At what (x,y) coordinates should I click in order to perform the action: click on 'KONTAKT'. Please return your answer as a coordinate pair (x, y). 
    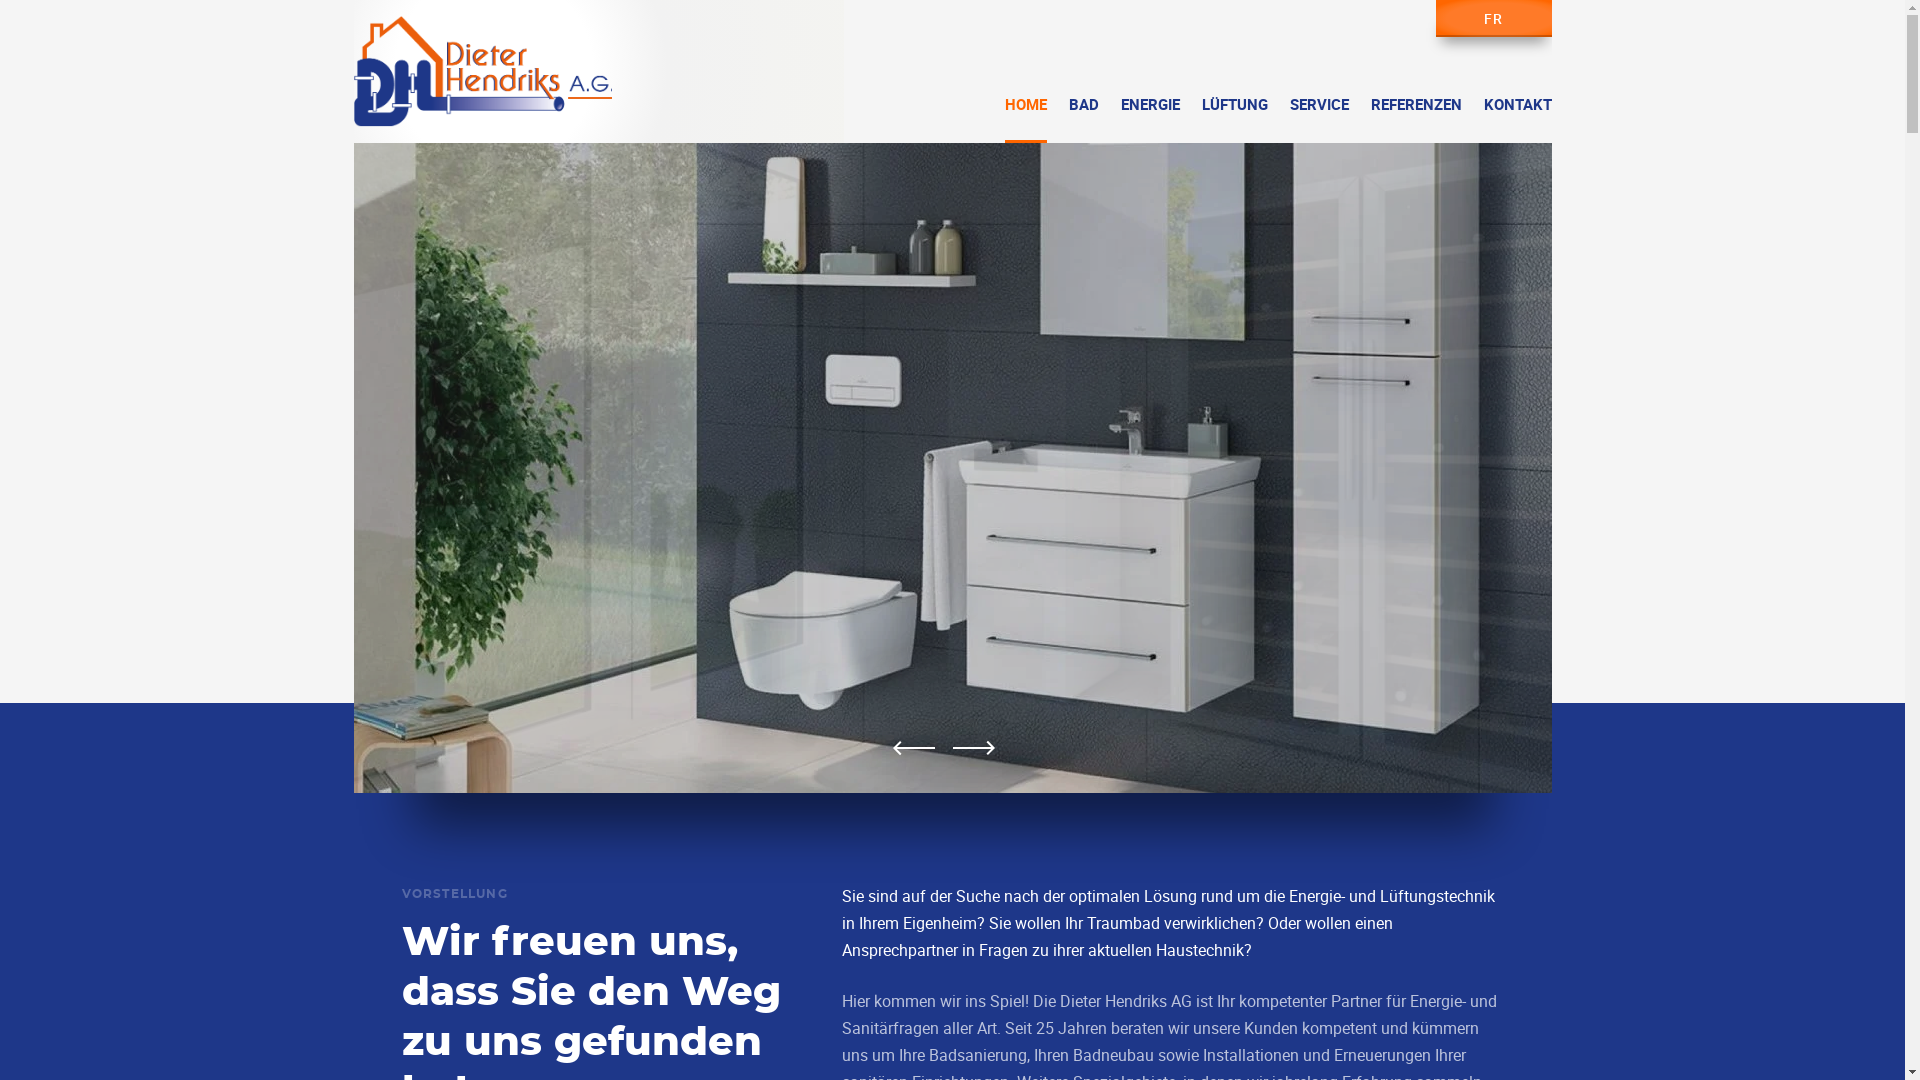
    Looking at the image, I should click on (1517, 119).